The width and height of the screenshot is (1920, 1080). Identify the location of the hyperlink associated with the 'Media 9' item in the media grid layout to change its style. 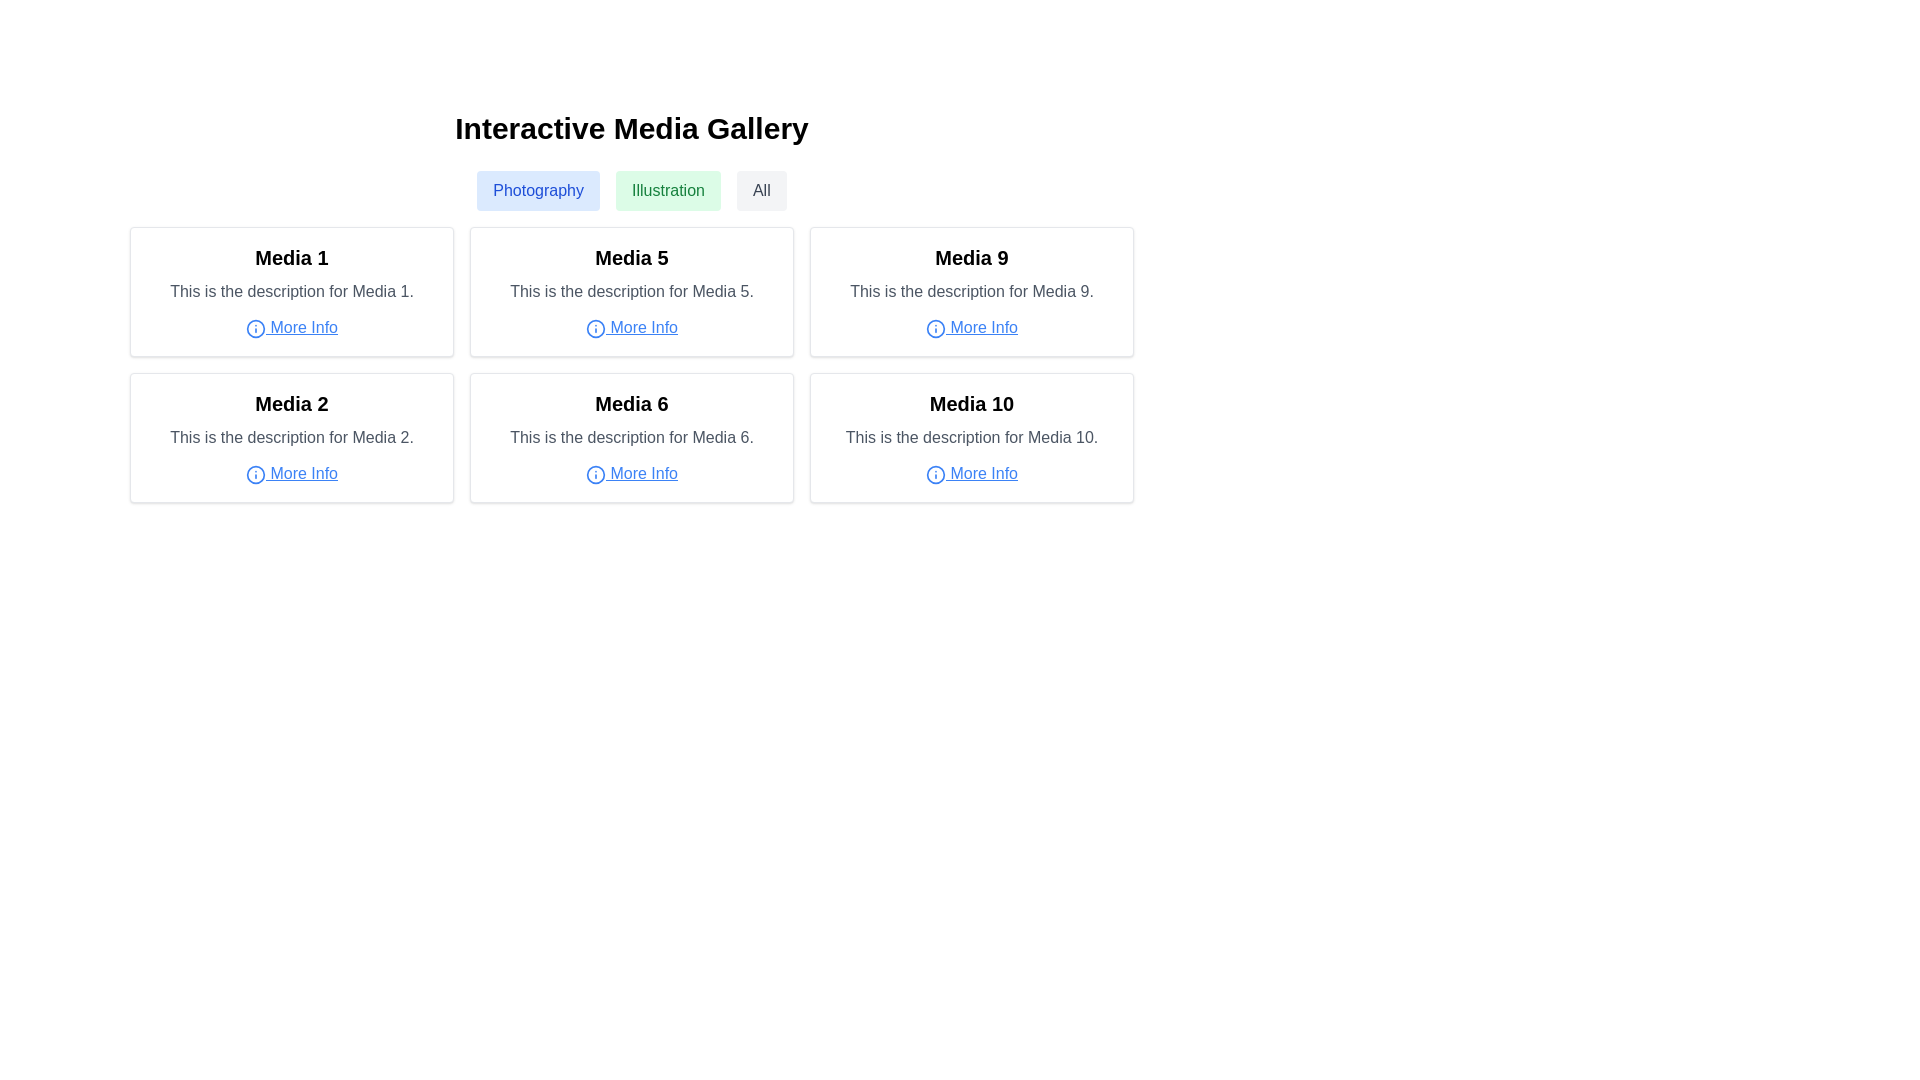
(971, 326).